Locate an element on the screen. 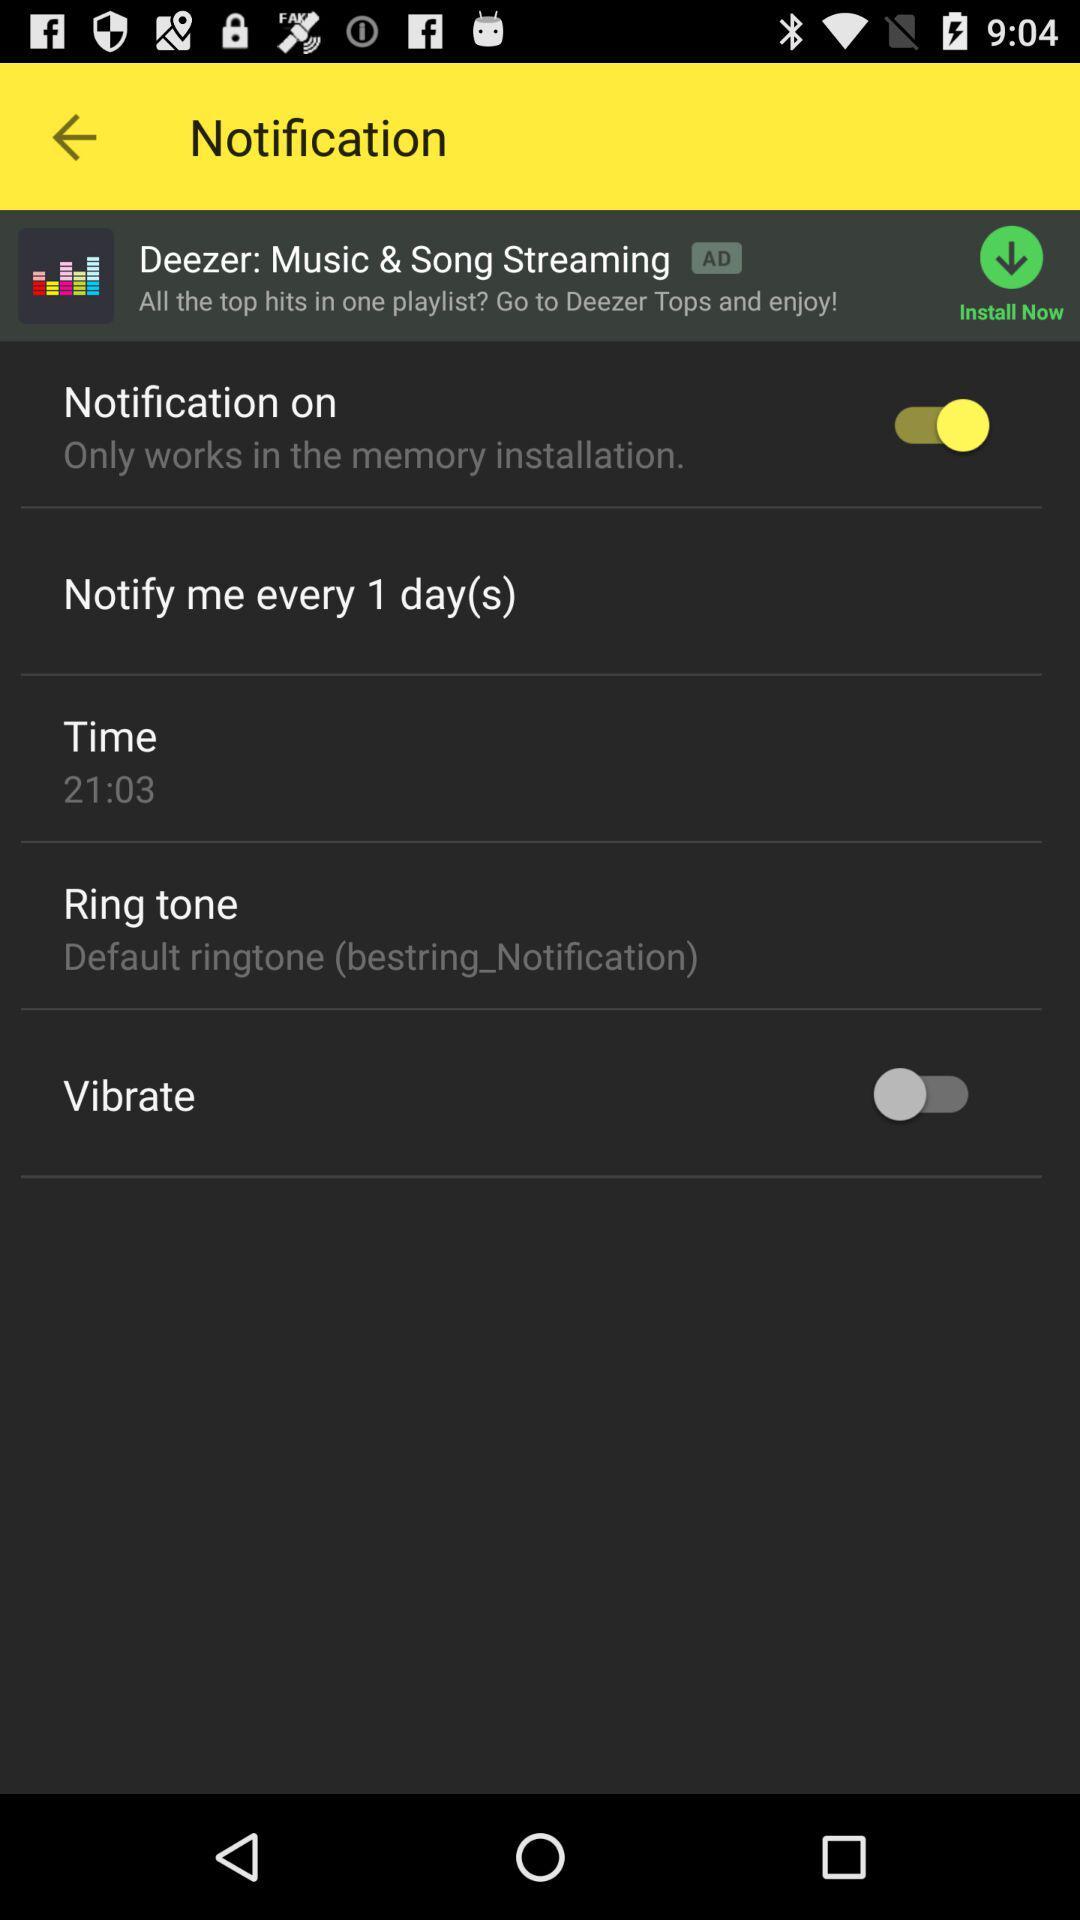 This screenshot has height=1920, width=1080. the icon below only works in item is located at coordinates (530, 507).